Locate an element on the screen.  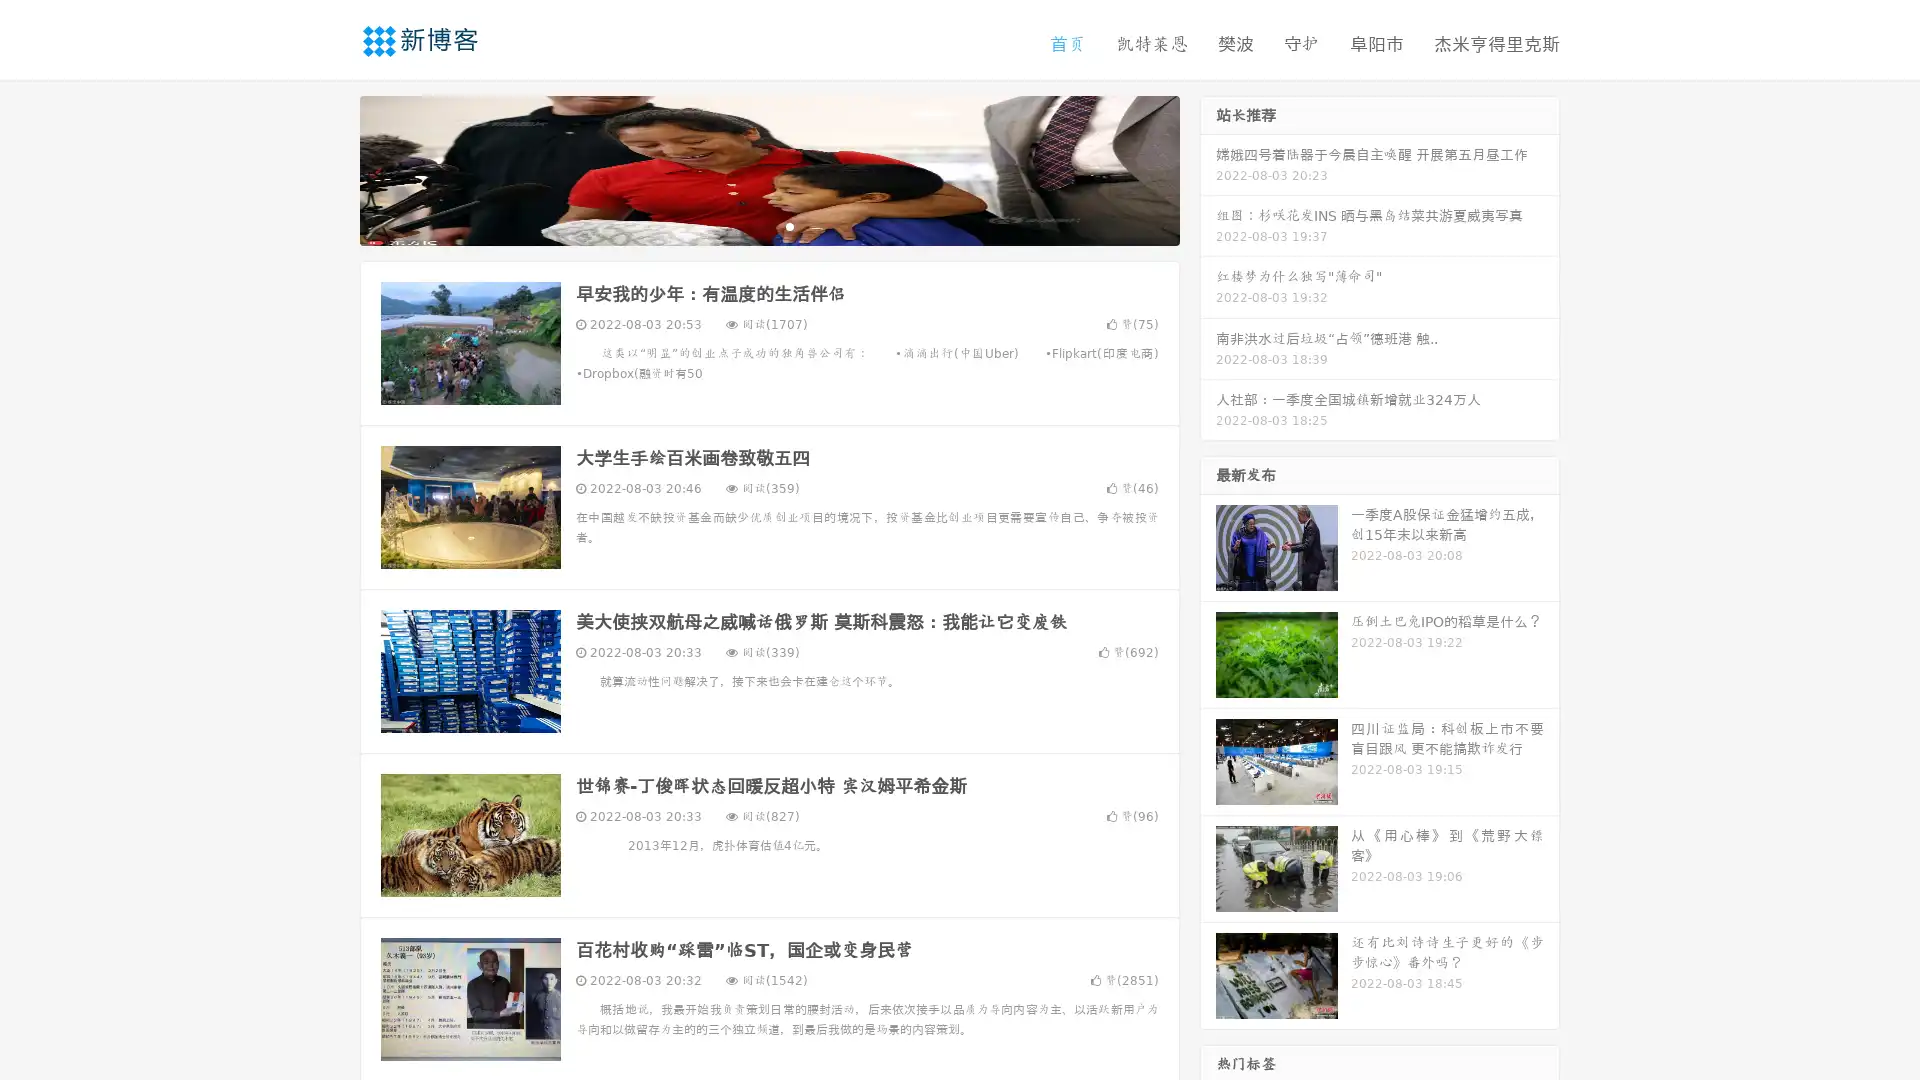
Go to slide 3 is located at coordinates (789, 225).